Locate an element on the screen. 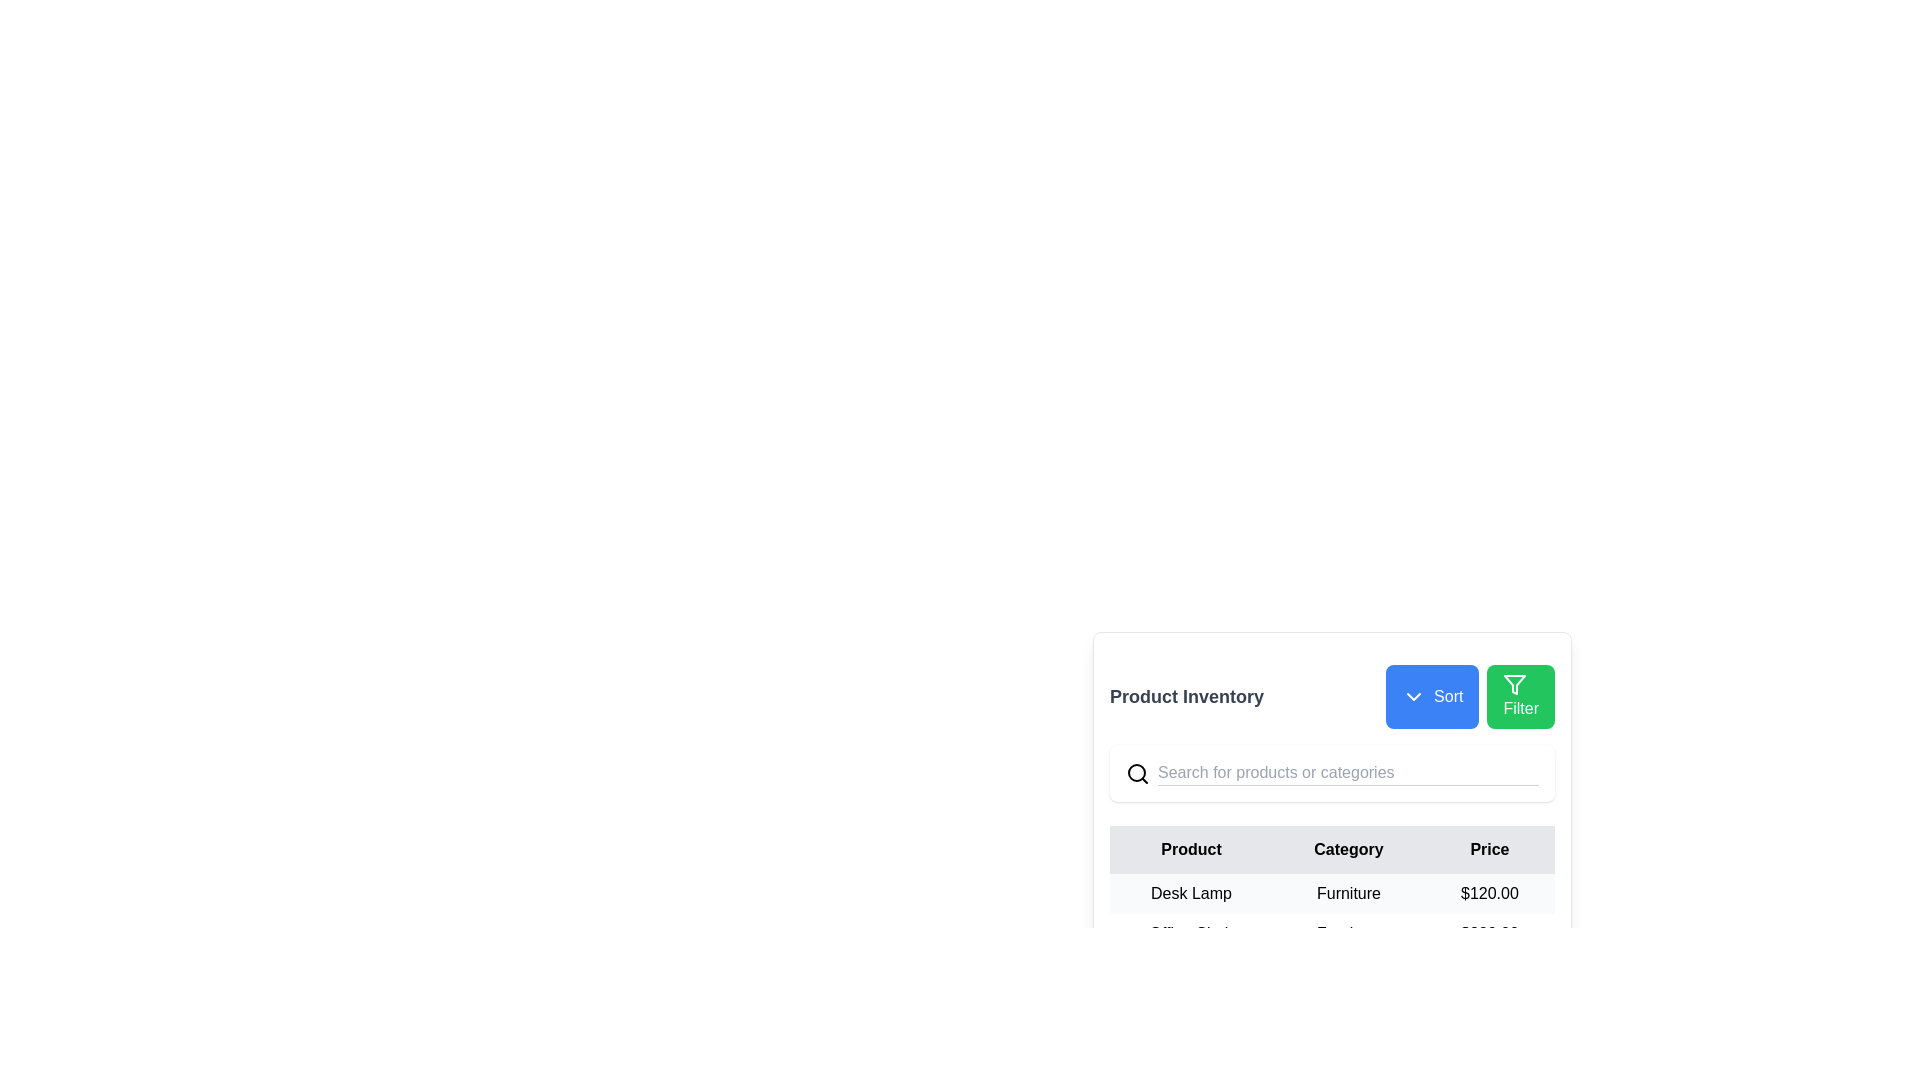 The height and width of the screenshot is (1080, 1920). the composite UI component consisting of the 'Sort' and 'Filter' buttons, which are located to the right of the 'Product Inventory' header is located at coordinates (1470, 696).